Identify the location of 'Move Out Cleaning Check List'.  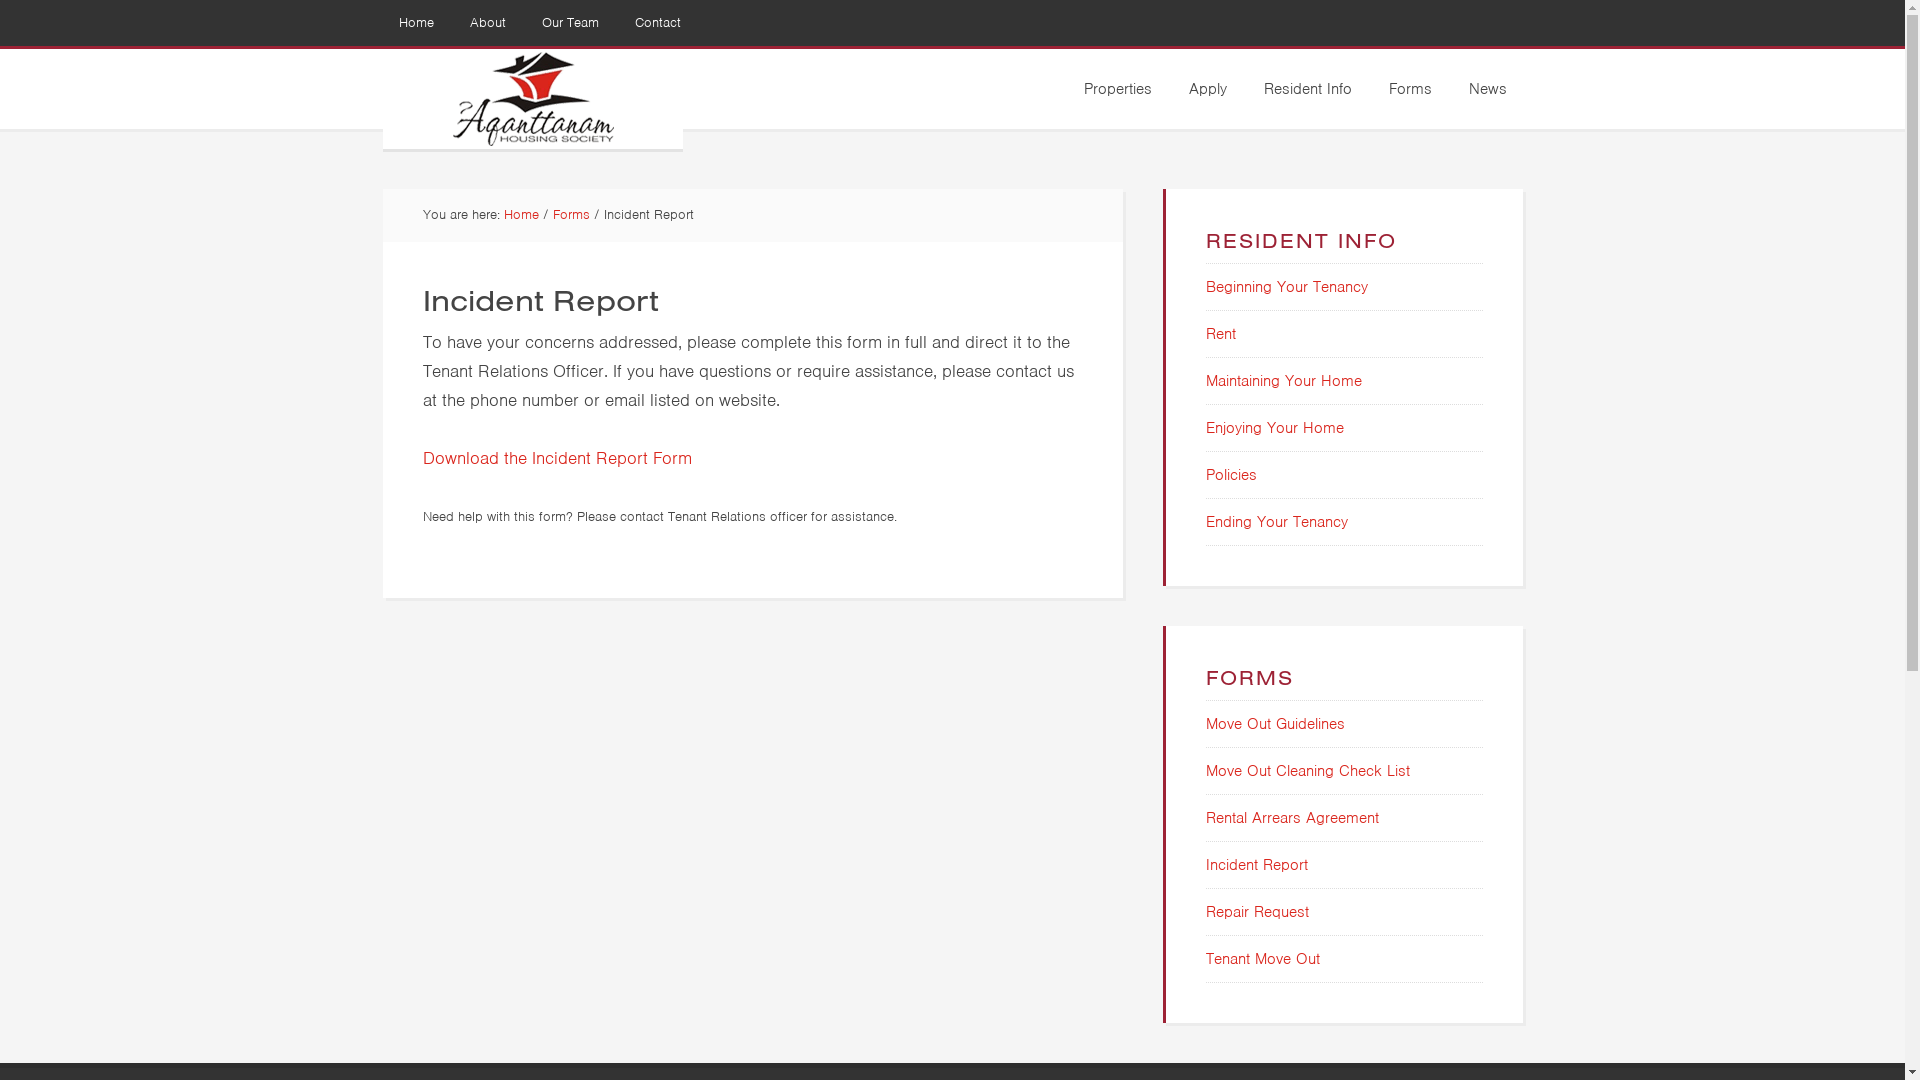
(1308, 770).